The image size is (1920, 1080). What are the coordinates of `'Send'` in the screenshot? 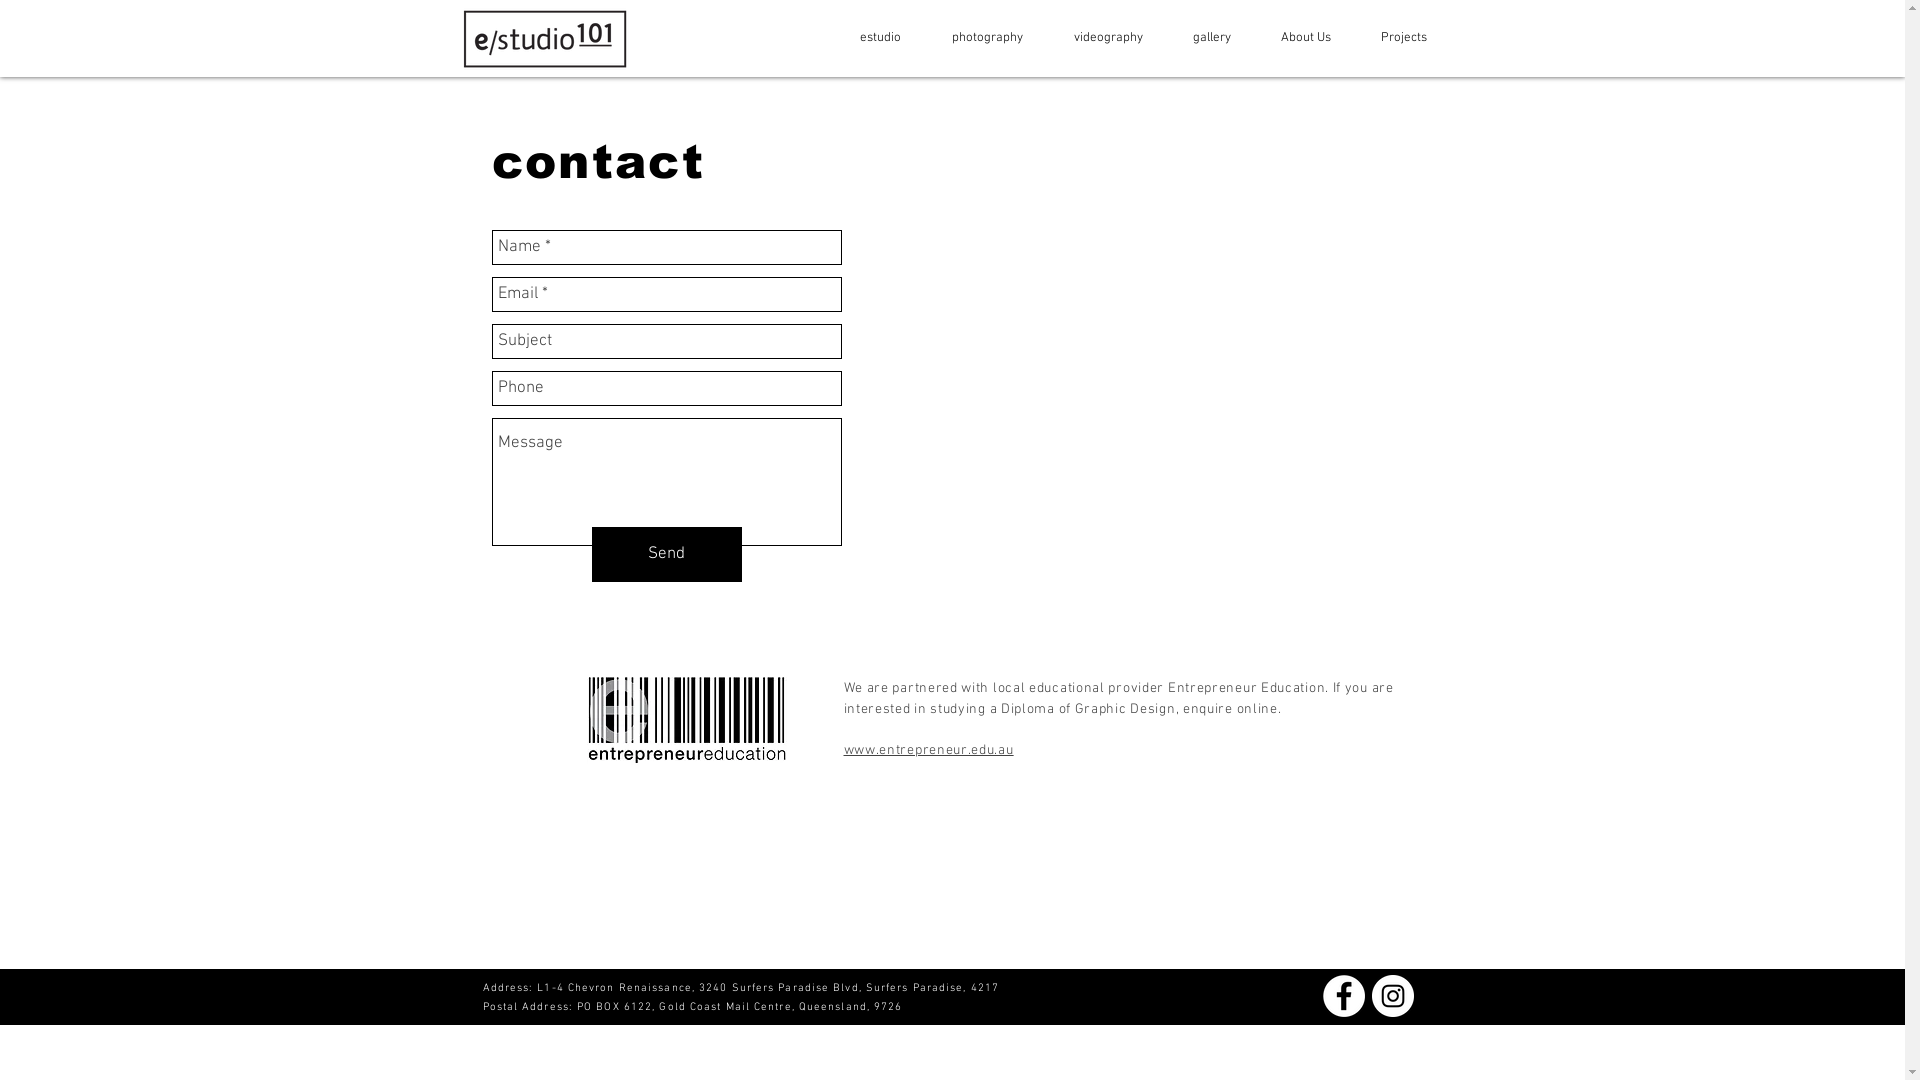 It's located at (590, 554).